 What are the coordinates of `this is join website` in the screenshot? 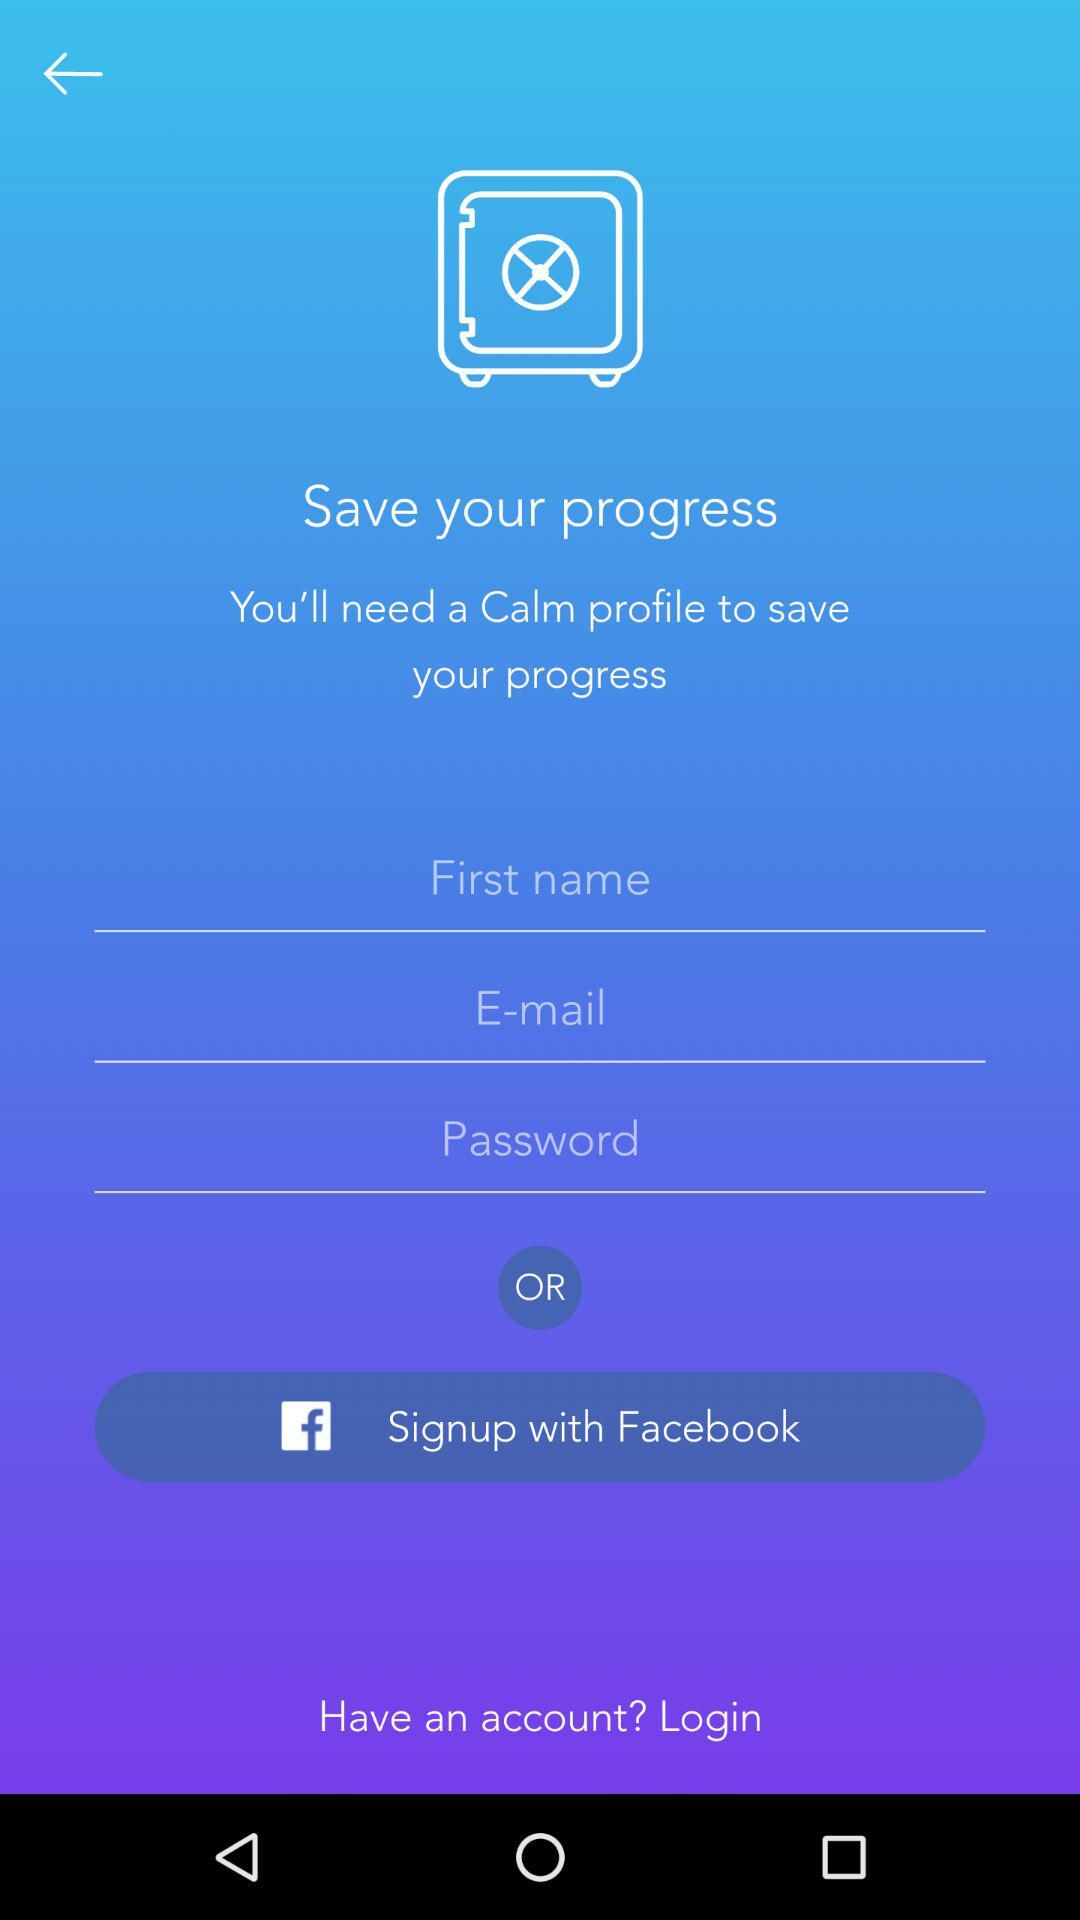 It's located at (72, 73).